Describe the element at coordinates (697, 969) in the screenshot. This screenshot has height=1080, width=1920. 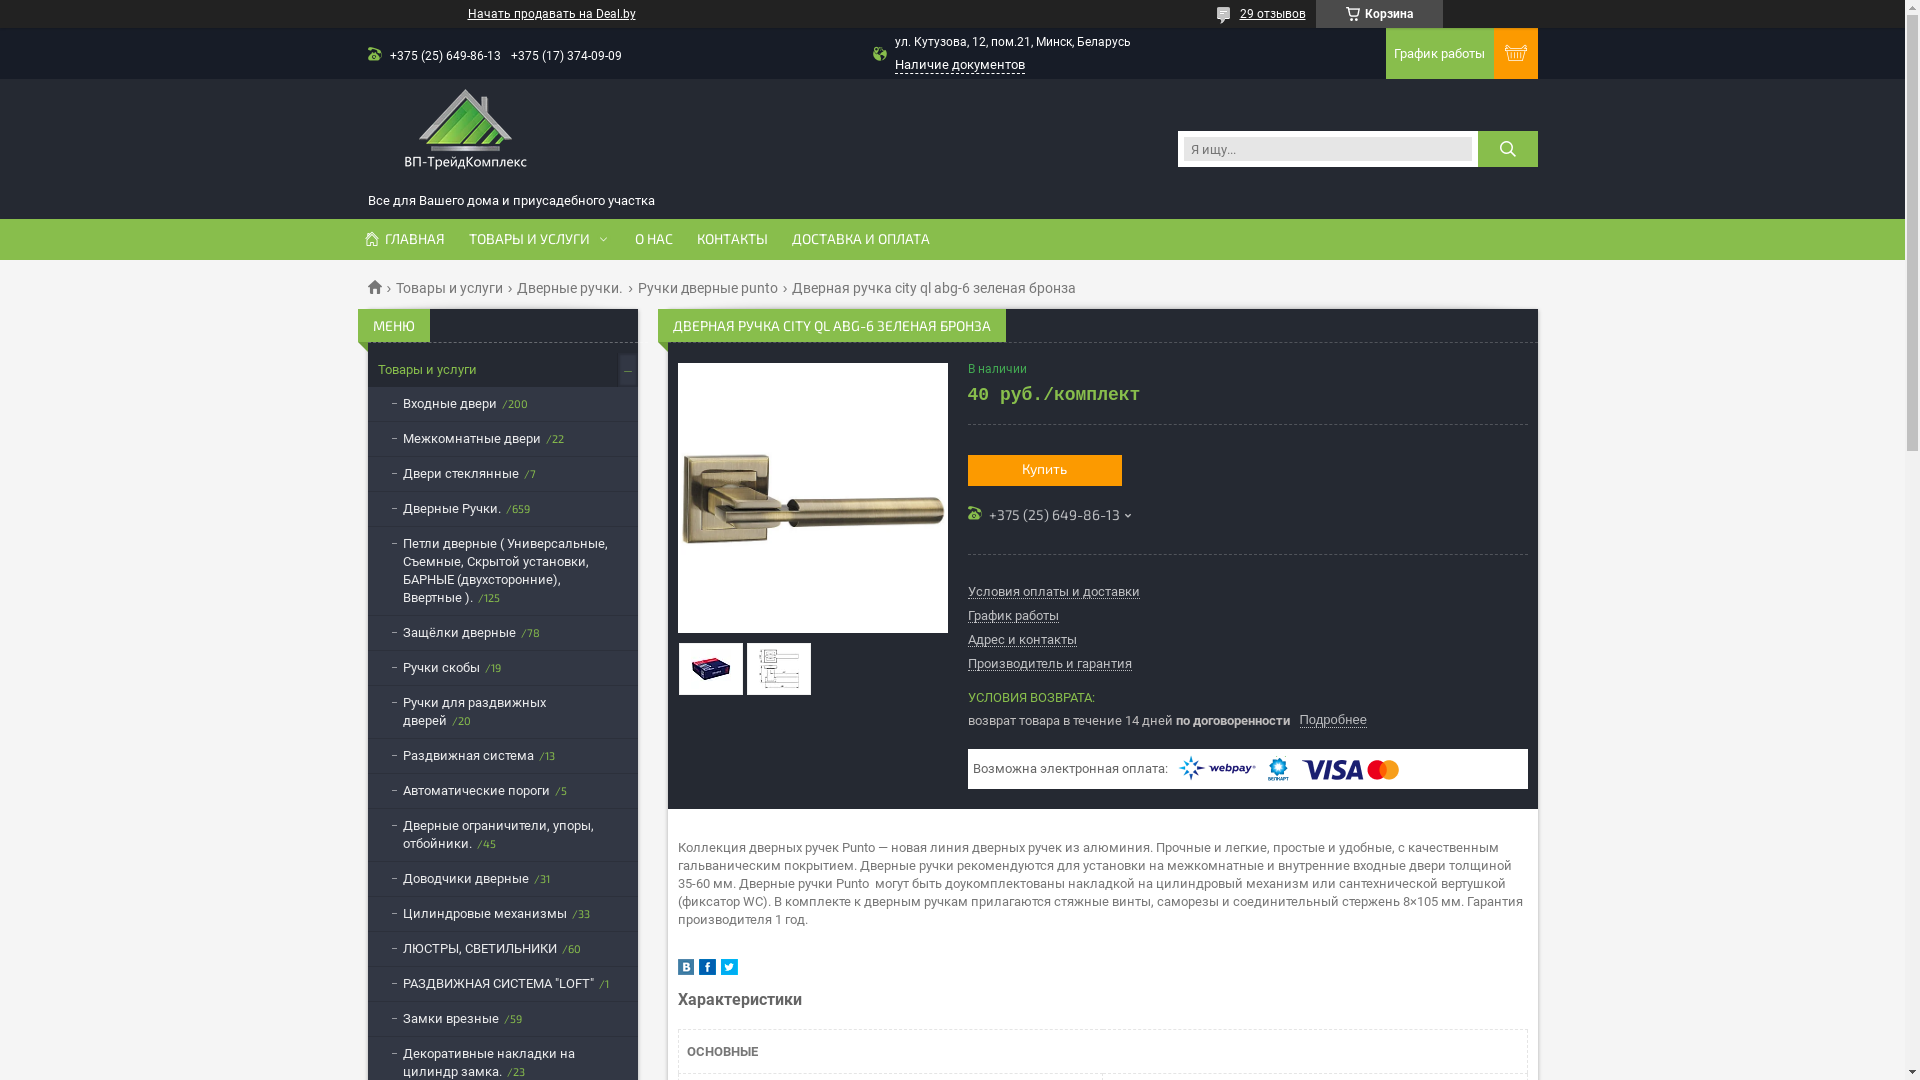
I see `'facebook'` at that location.